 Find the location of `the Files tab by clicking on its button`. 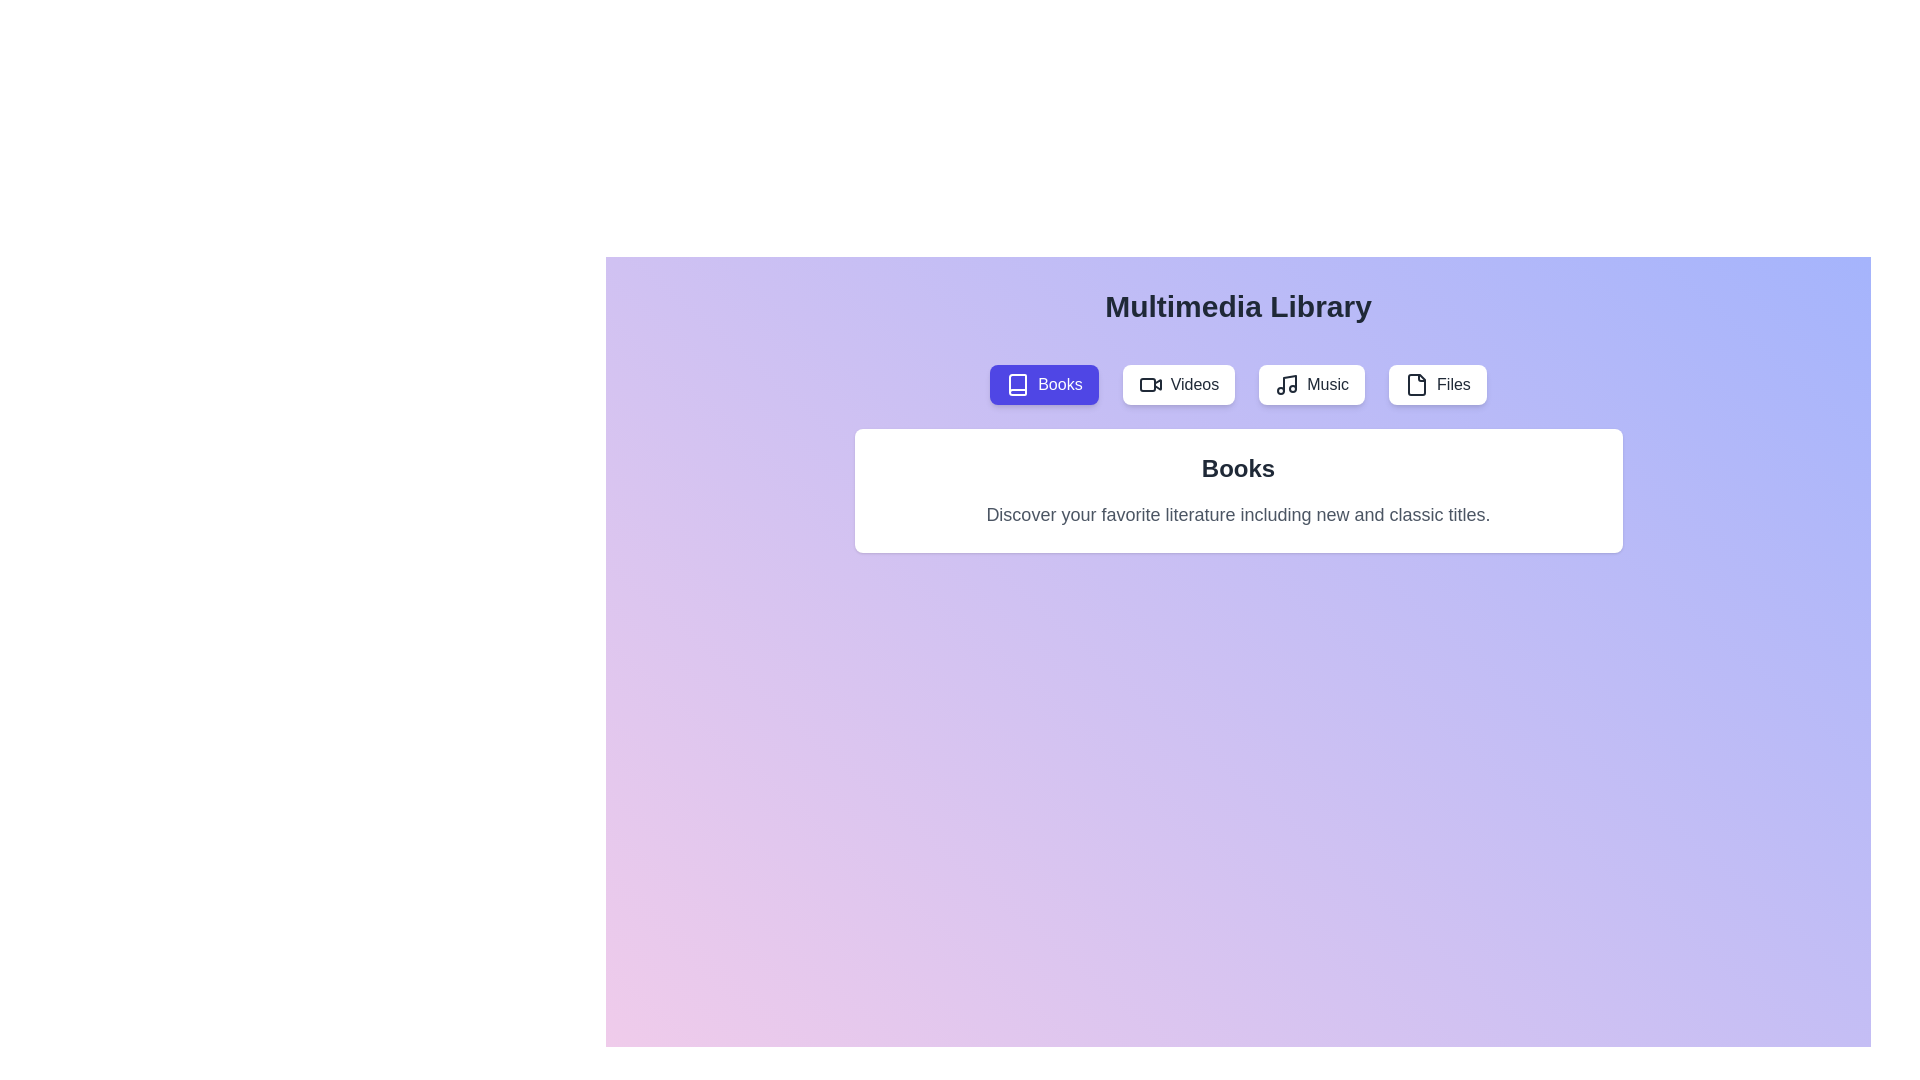

the Files tab by clicking on its button is located at coordinates (1436, 385).